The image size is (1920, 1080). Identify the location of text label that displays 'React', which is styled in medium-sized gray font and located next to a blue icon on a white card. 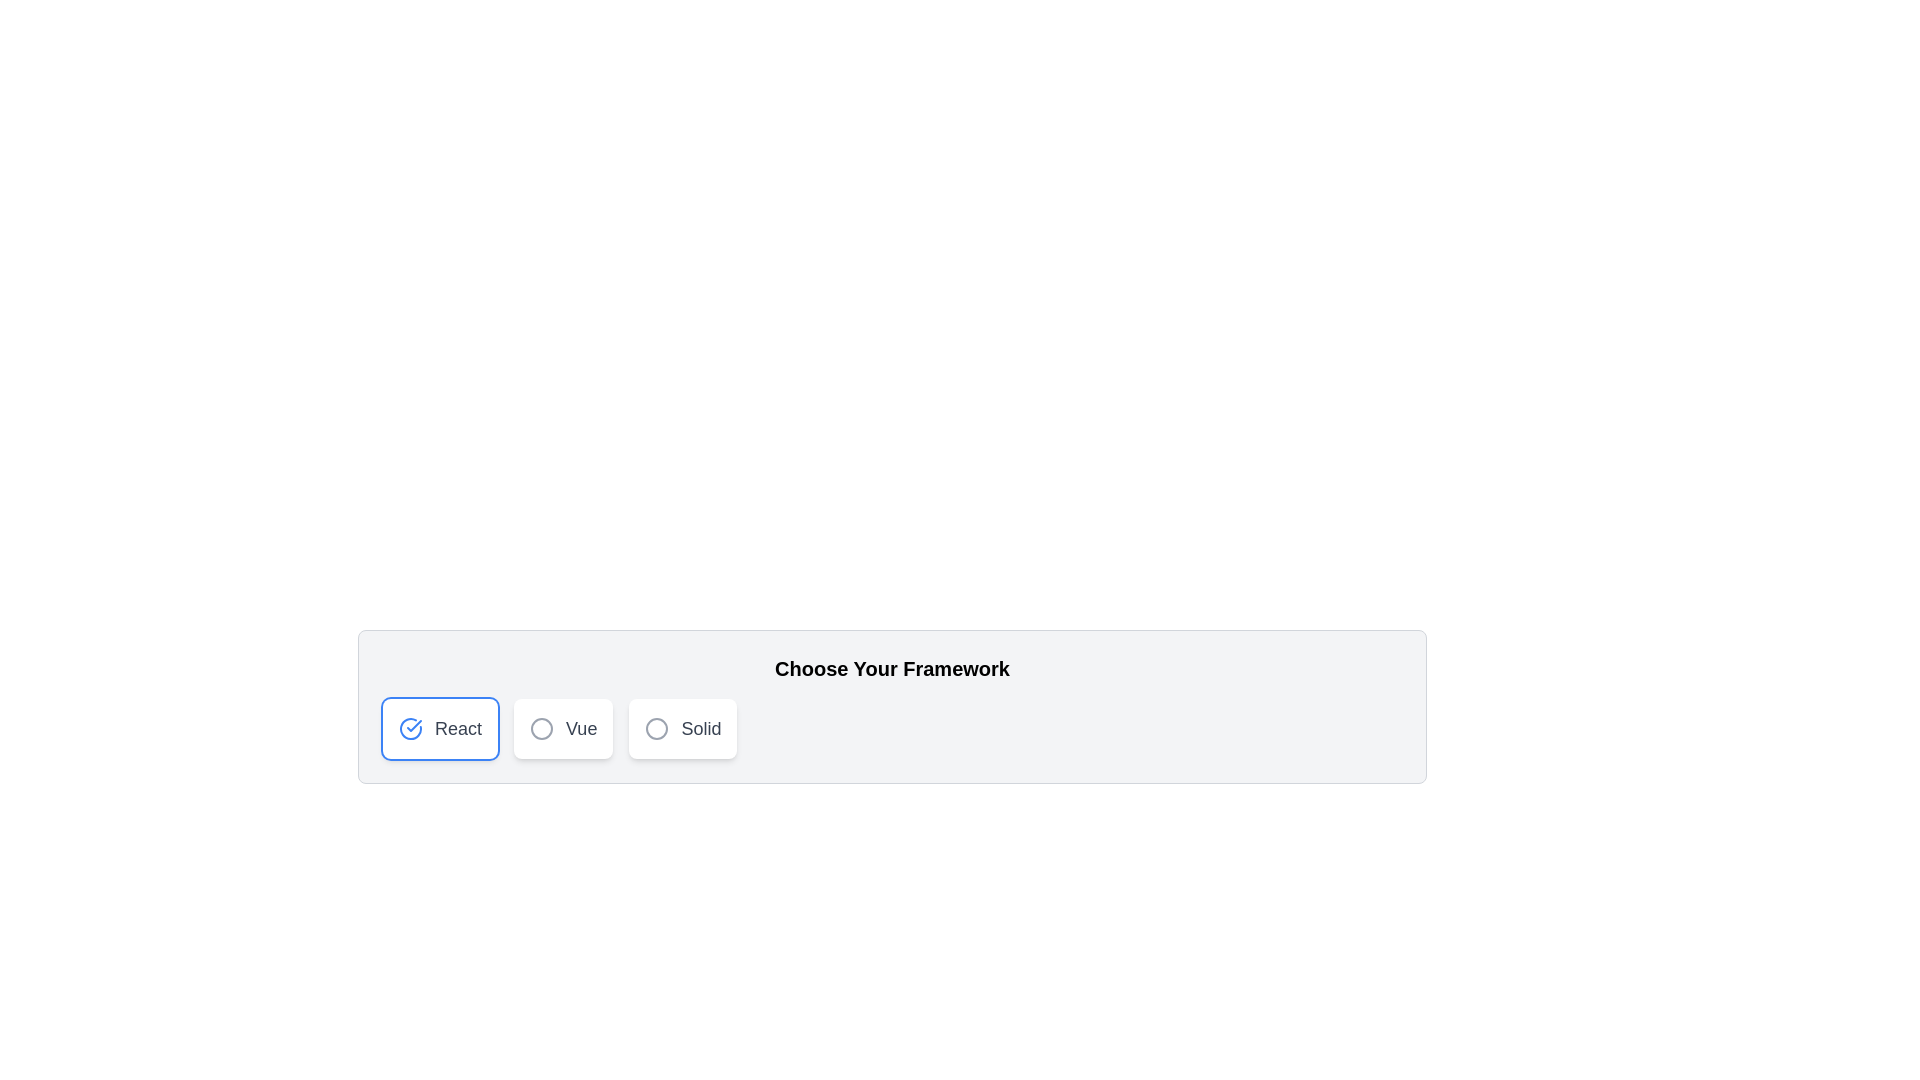
(457, 729).